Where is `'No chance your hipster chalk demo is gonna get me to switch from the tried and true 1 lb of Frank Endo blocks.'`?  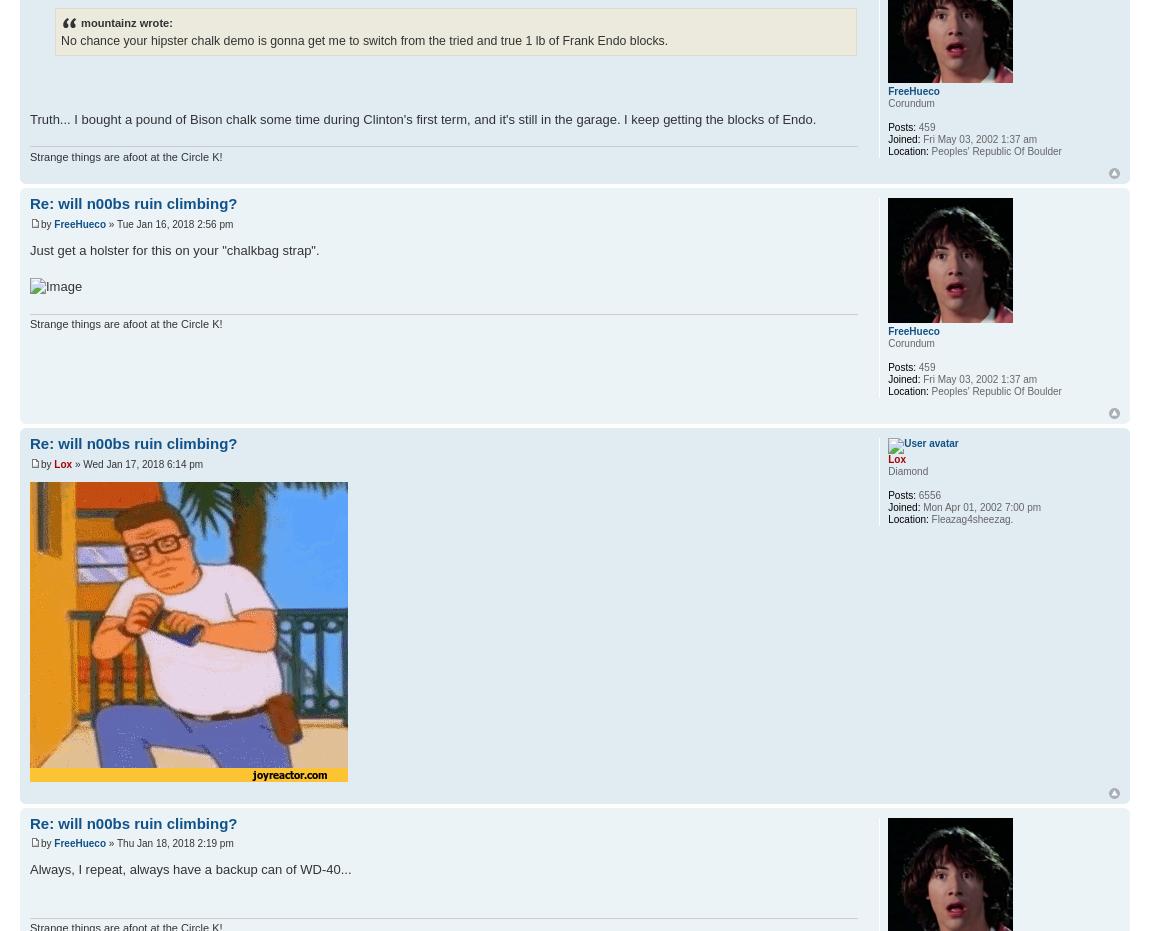
'No chance your hipster chalk demo is gonna get me to switch from the tried and true 1 lb of Frank Endo blocks.' is located at coordinates (364, 39).